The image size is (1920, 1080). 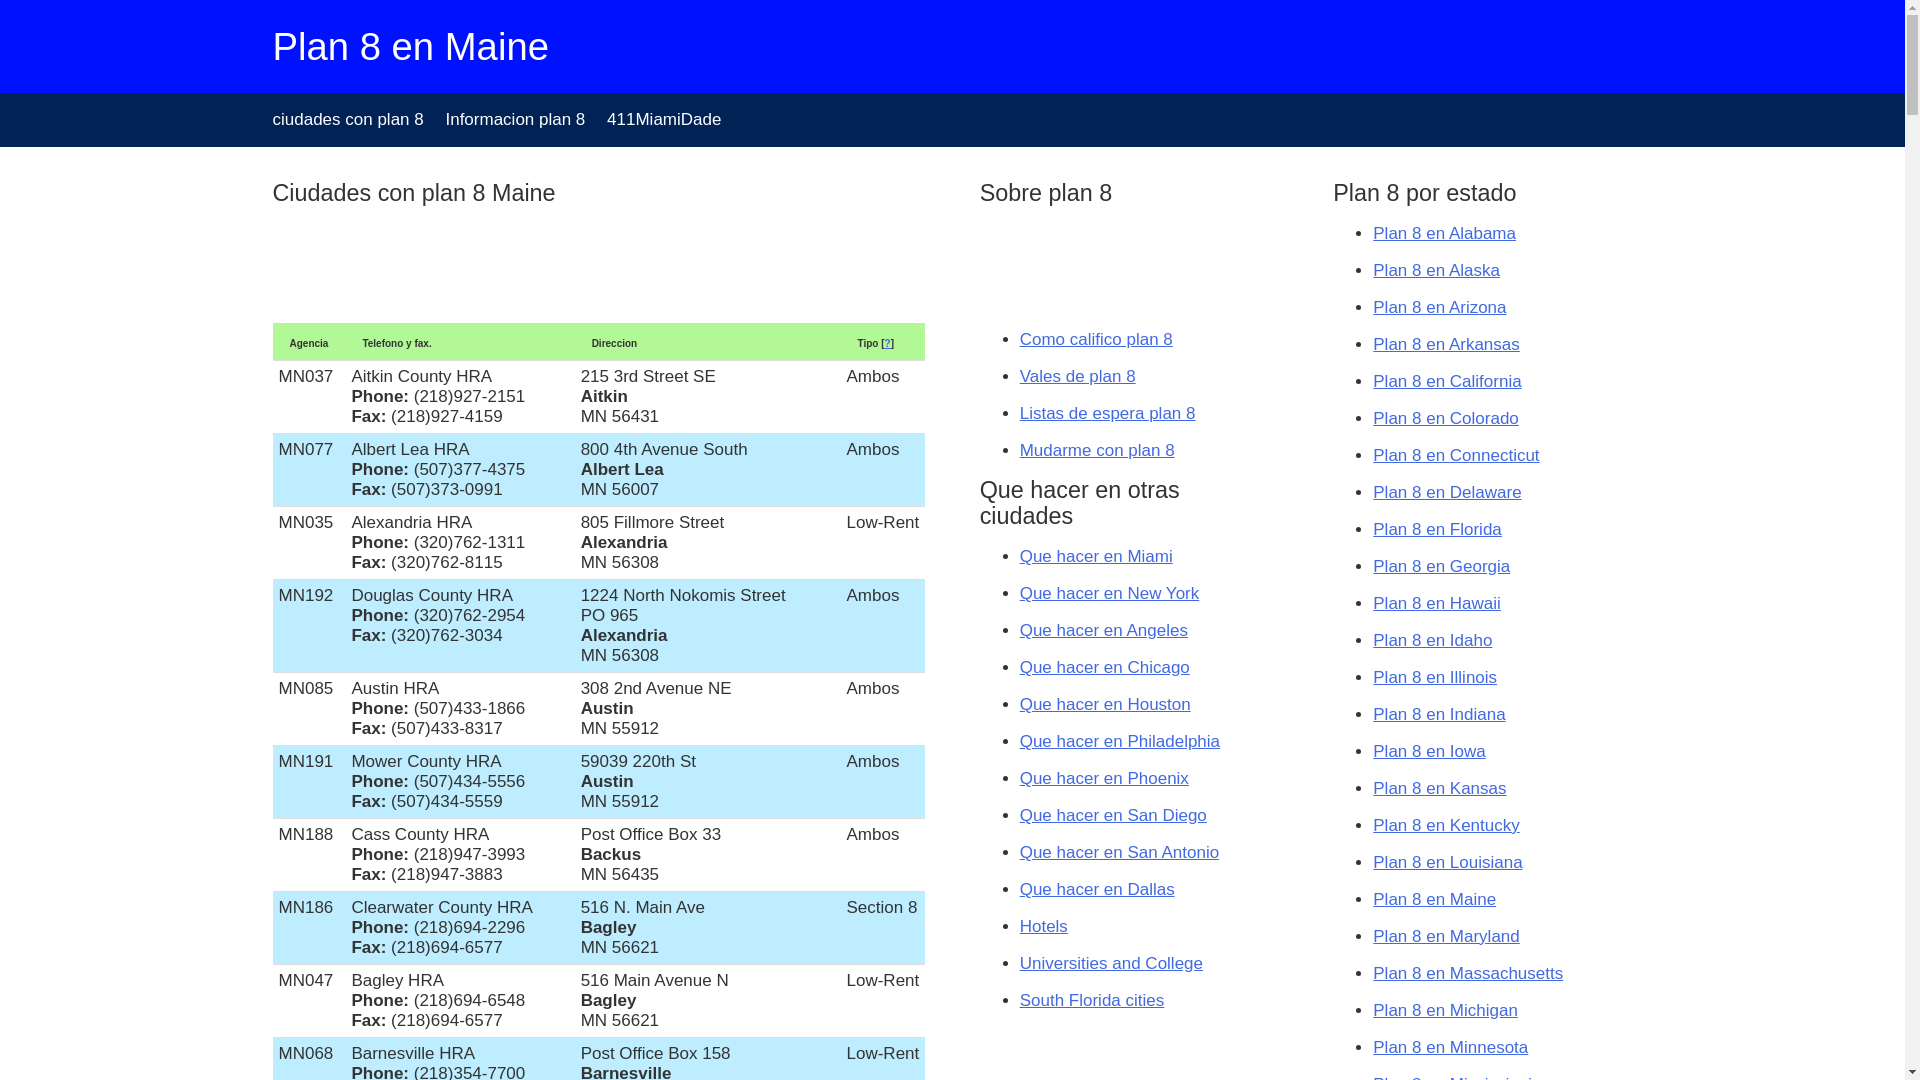 What do you see at coordinates (1079, 261) in the screenshot?
I see `'Advertisement'` at bounding box center [1079, 261].